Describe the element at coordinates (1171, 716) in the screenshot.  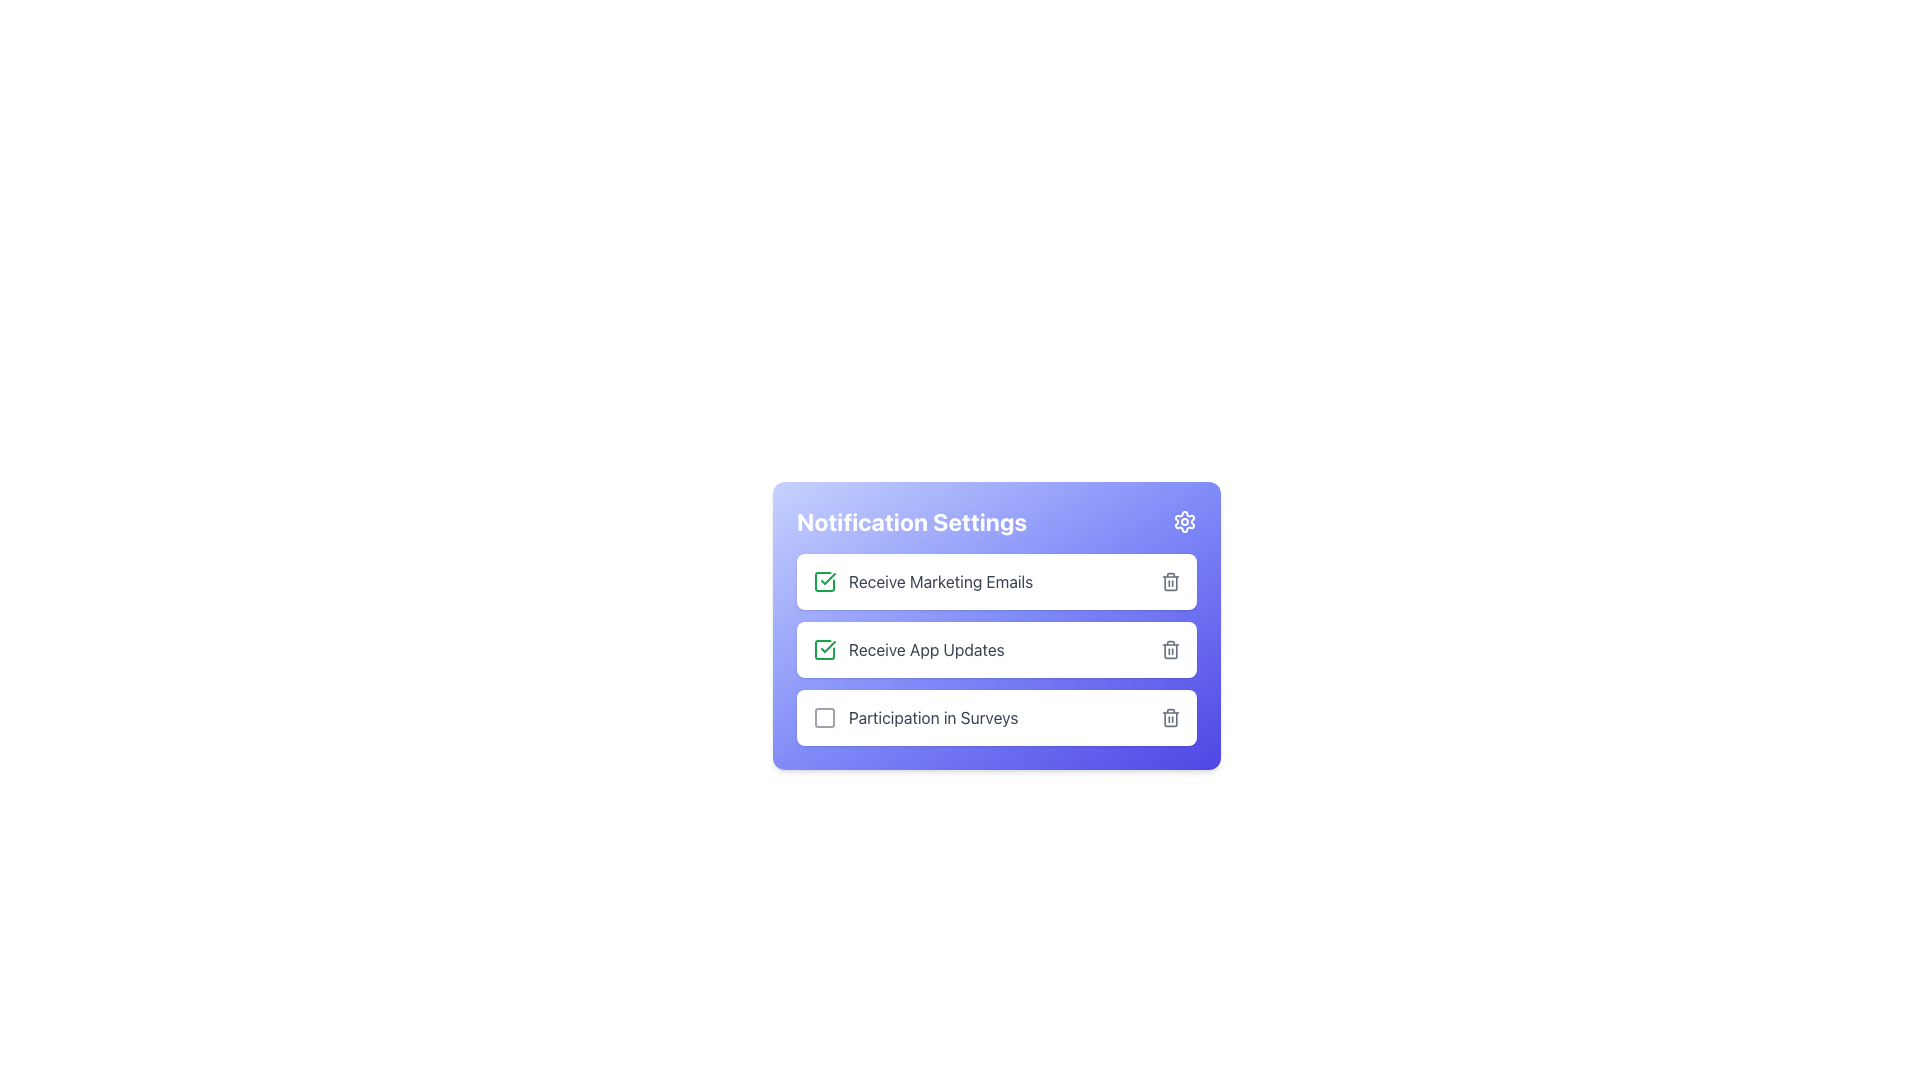
I see `the trash can icon located at the right end of the 'Participation in Surveys' item` at that location.